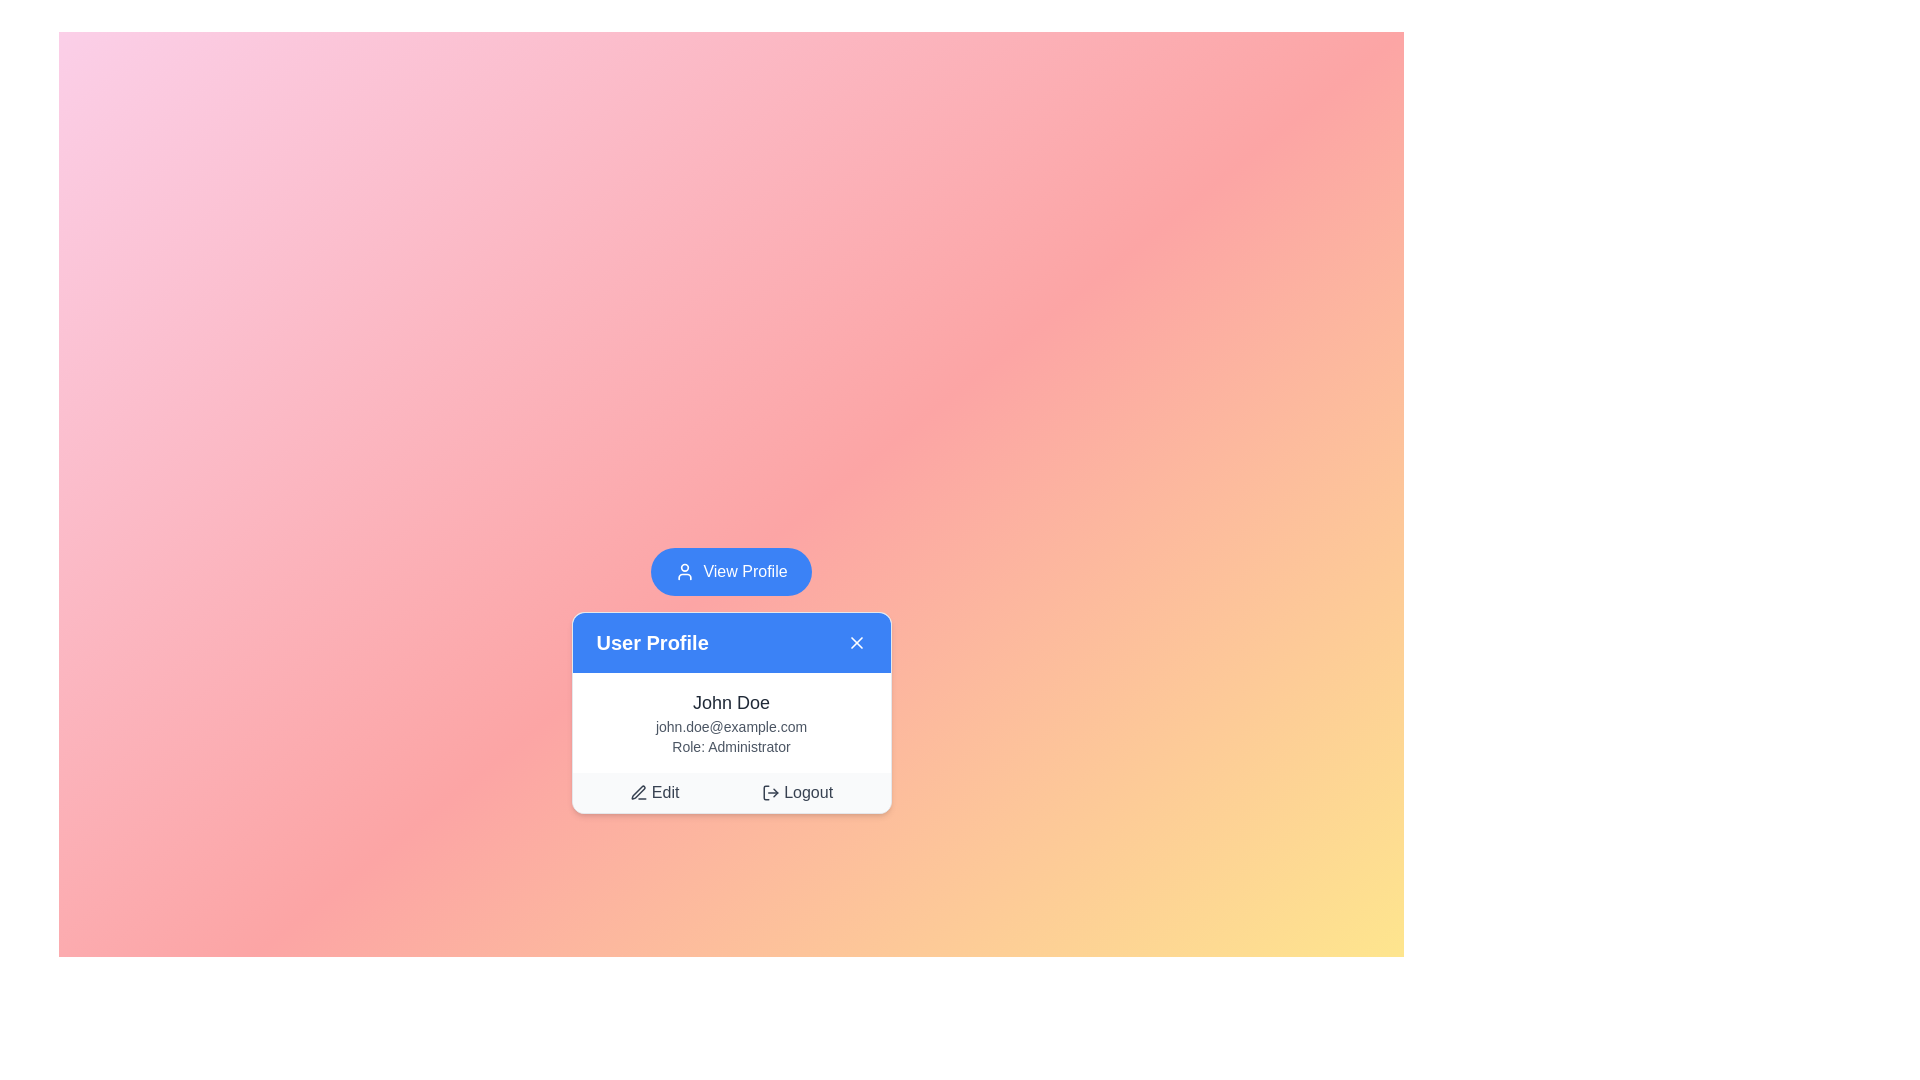  What do you see at coordinates (730, 792) in the screenshot?
I see `the 'Logout' option on the light-gray bar located at the bottom of the user profile card, which contains options for 'Edit' and 'Logout'` at bounding box center [730, 792].